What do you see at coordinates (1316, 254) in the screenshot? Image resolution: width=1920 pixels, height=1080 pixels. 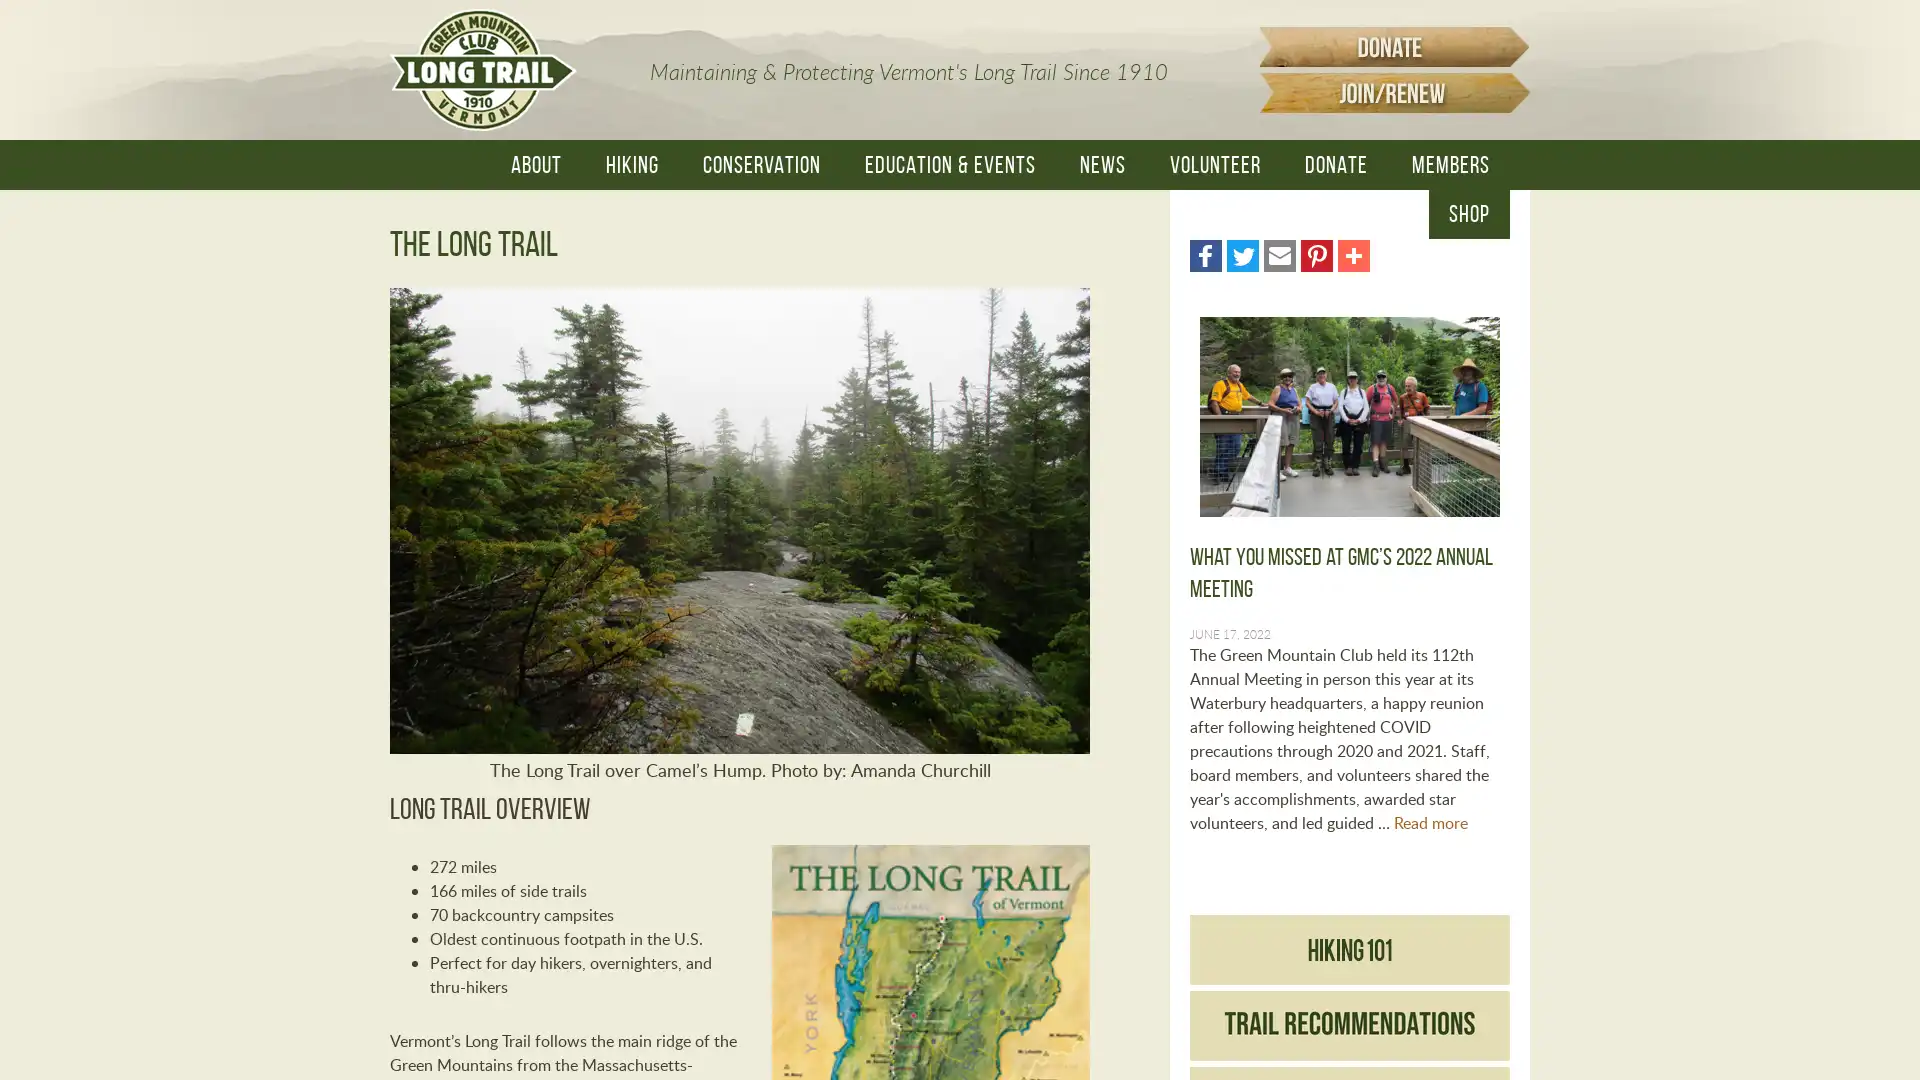 I see `Share to Pinterest` at bounding box center [1316, 254].